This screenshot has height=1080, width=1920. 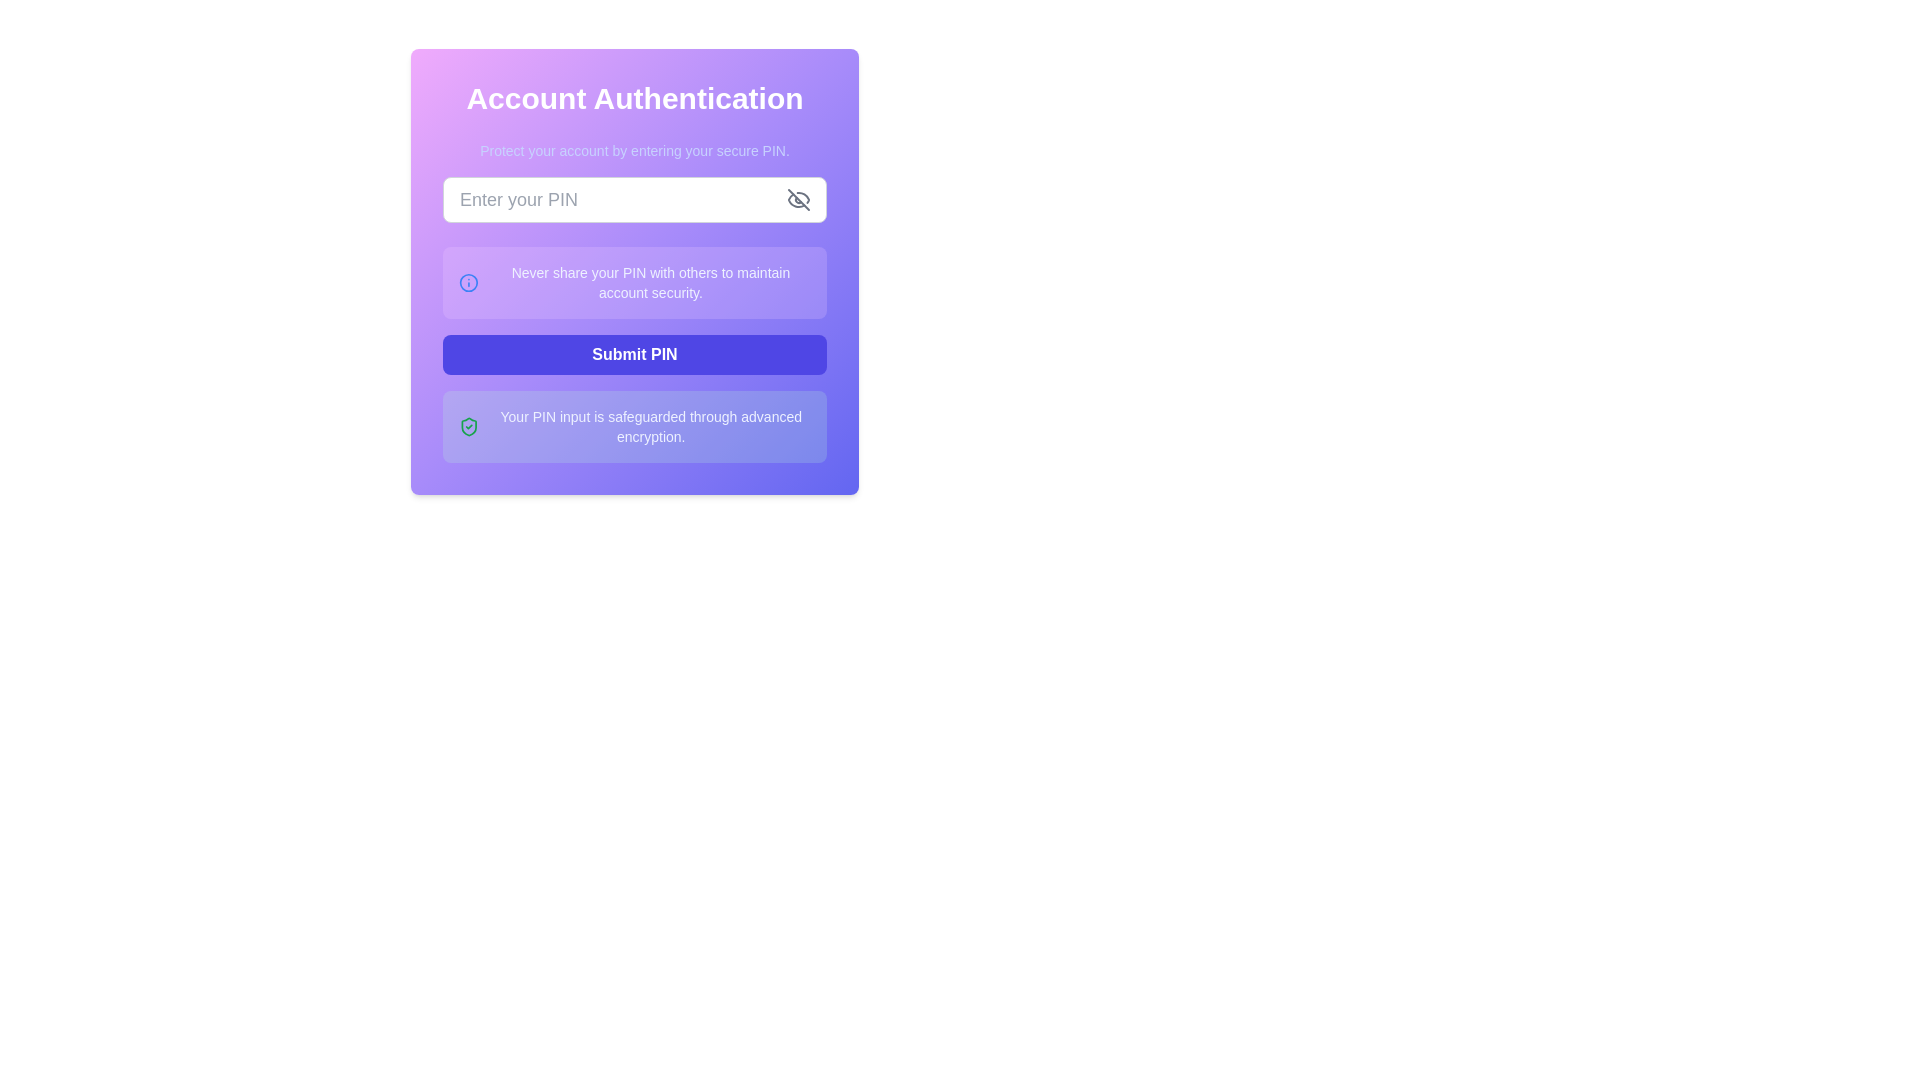 I want to click on the informational warning icon element located in the left section of the text box containing the message 'Never share your PIN with others to maintain account security.', so click(x=467, y=282).